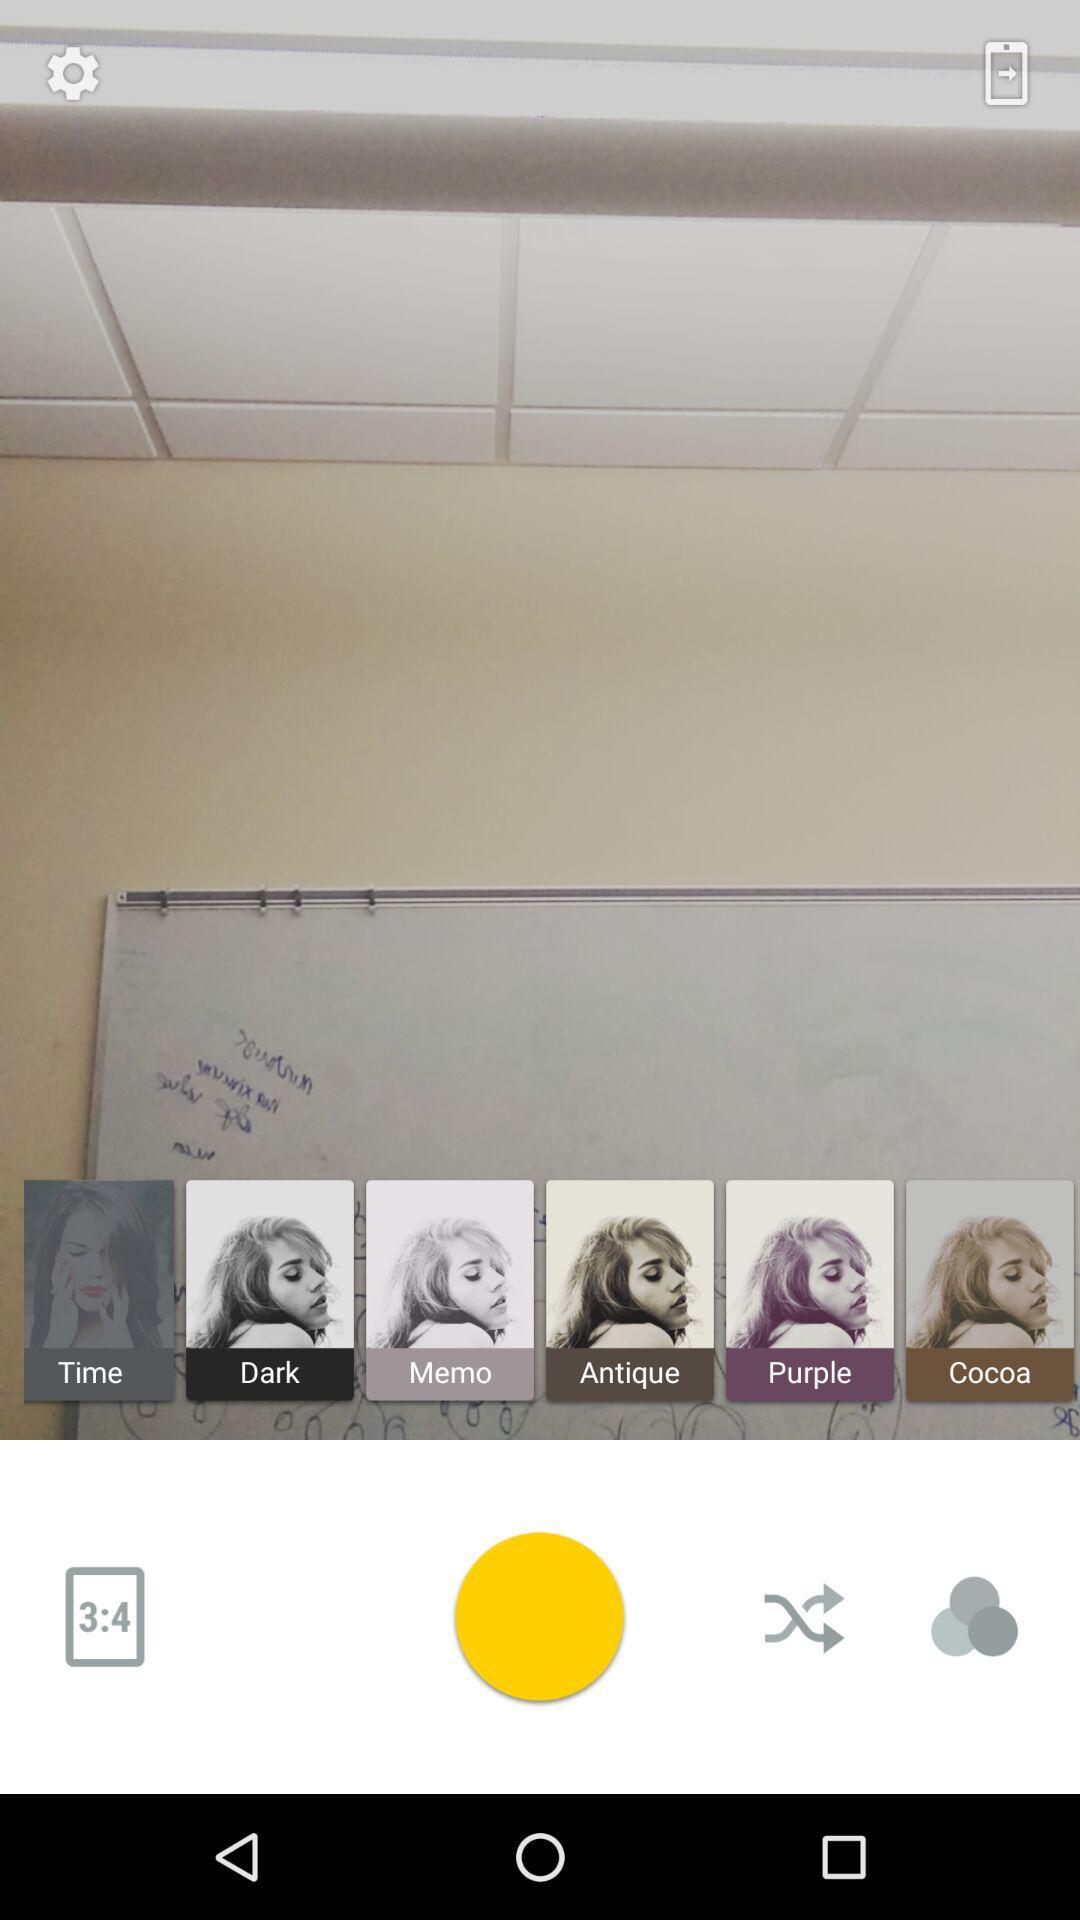 This screenshot has width=1080, height=1920. What do you see at coordinates (974, 1617) in the screenshot?
I see `the avatar icon` at bounding box center [974, 1617].